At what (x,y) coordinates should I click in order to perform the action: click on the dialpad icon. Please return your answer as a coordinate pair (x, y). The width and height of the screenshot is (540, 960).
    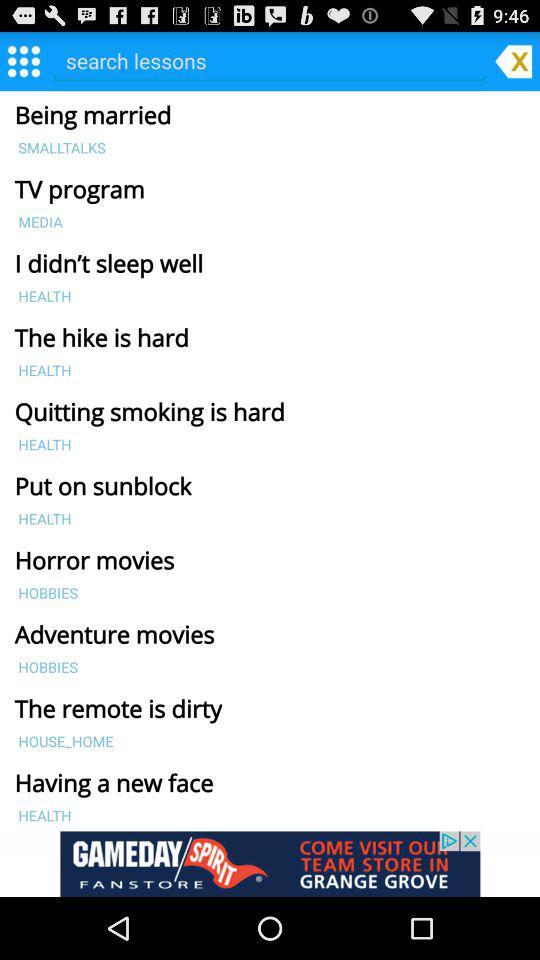
    Looking at the image, I should click on (22, 65).